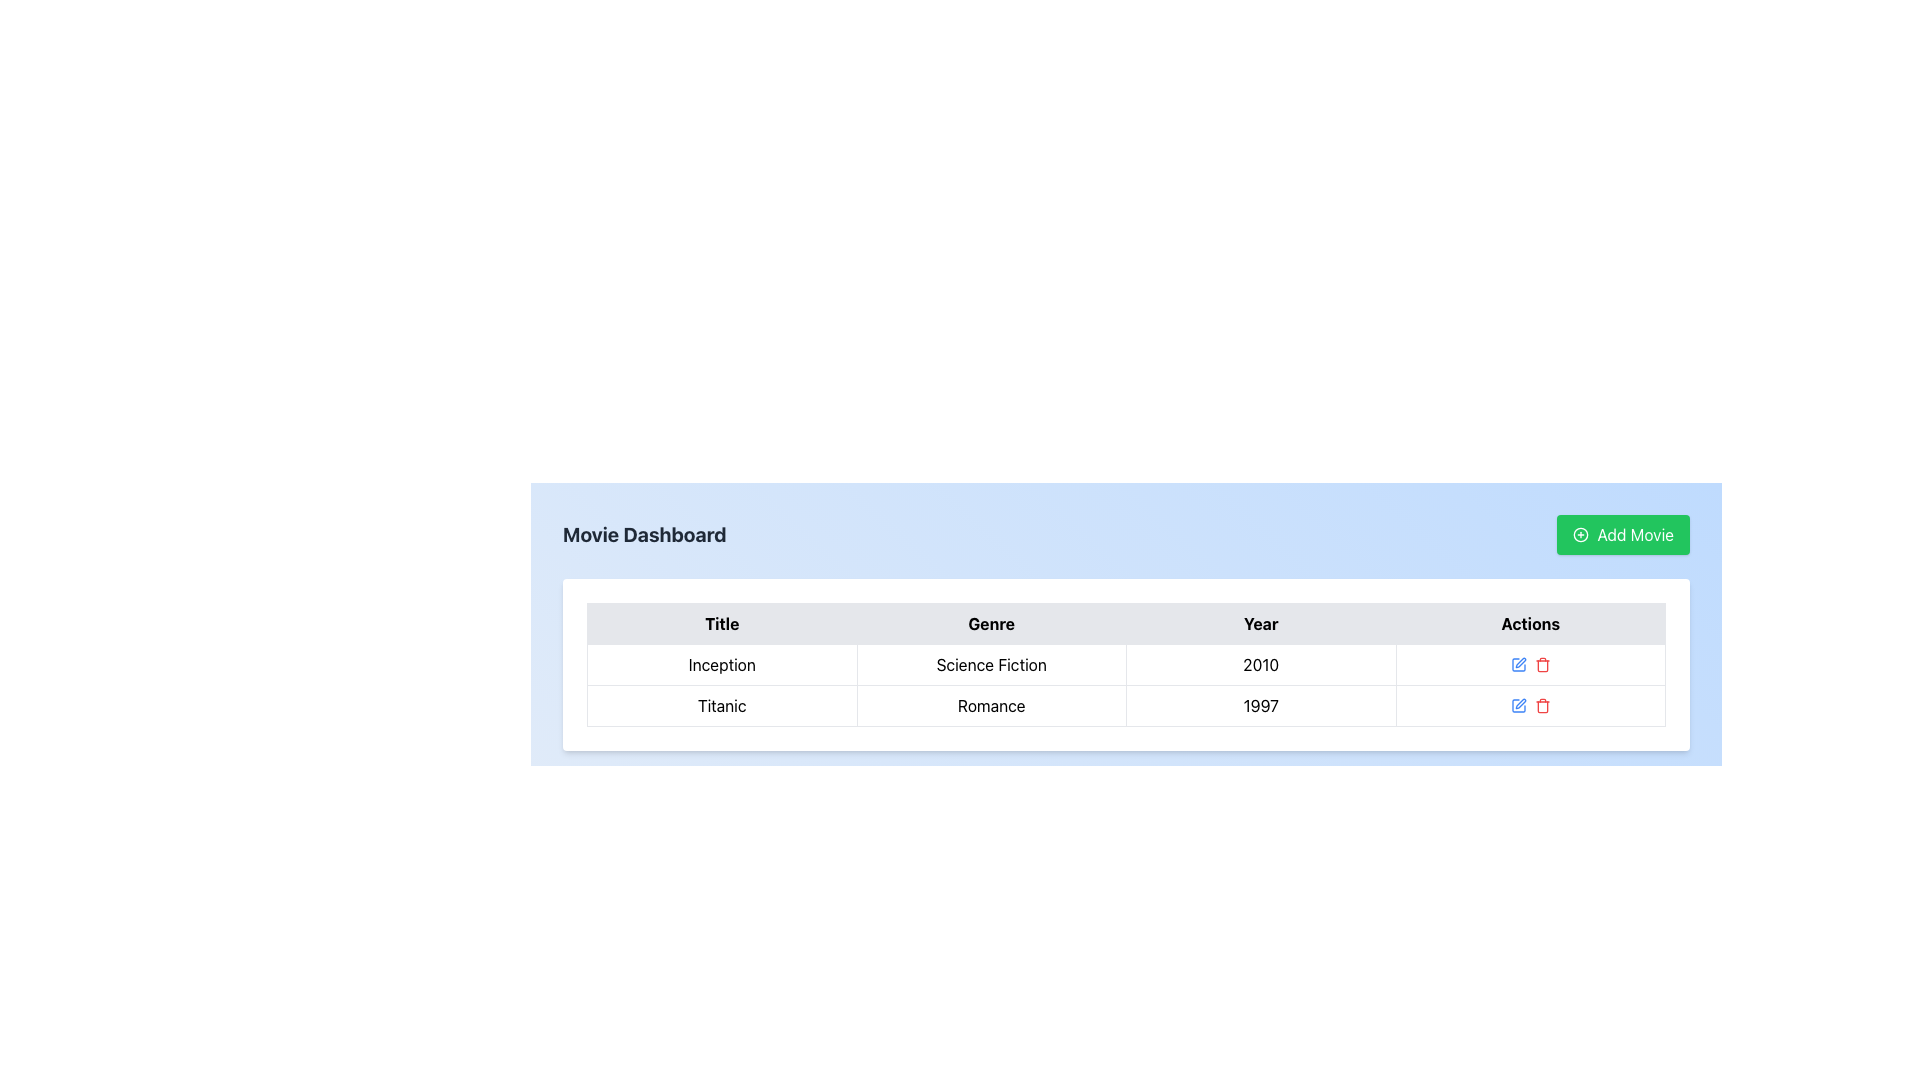 This screenshot has width=1920, height=1080. Describe the element at coordinates (1520, 703) in the screenshot. I see `the 'edit' button for the movie 'Titanic' located in the 'Actions' column of the table, which is positioned to the right of the red trash bin icon, using keyboard navigation for interaction` at that location.